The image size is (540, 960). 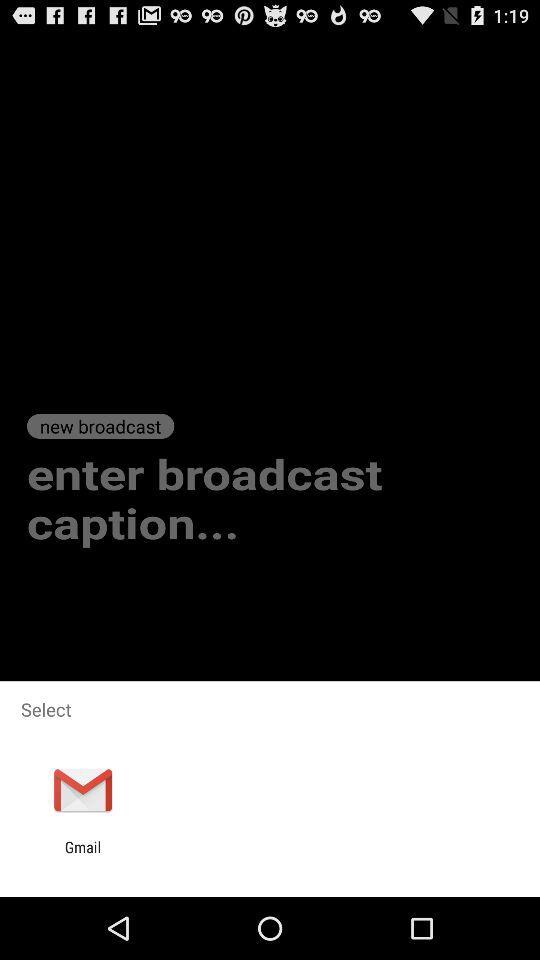 I want to click on gmail icon, so click(x=82, y=855).